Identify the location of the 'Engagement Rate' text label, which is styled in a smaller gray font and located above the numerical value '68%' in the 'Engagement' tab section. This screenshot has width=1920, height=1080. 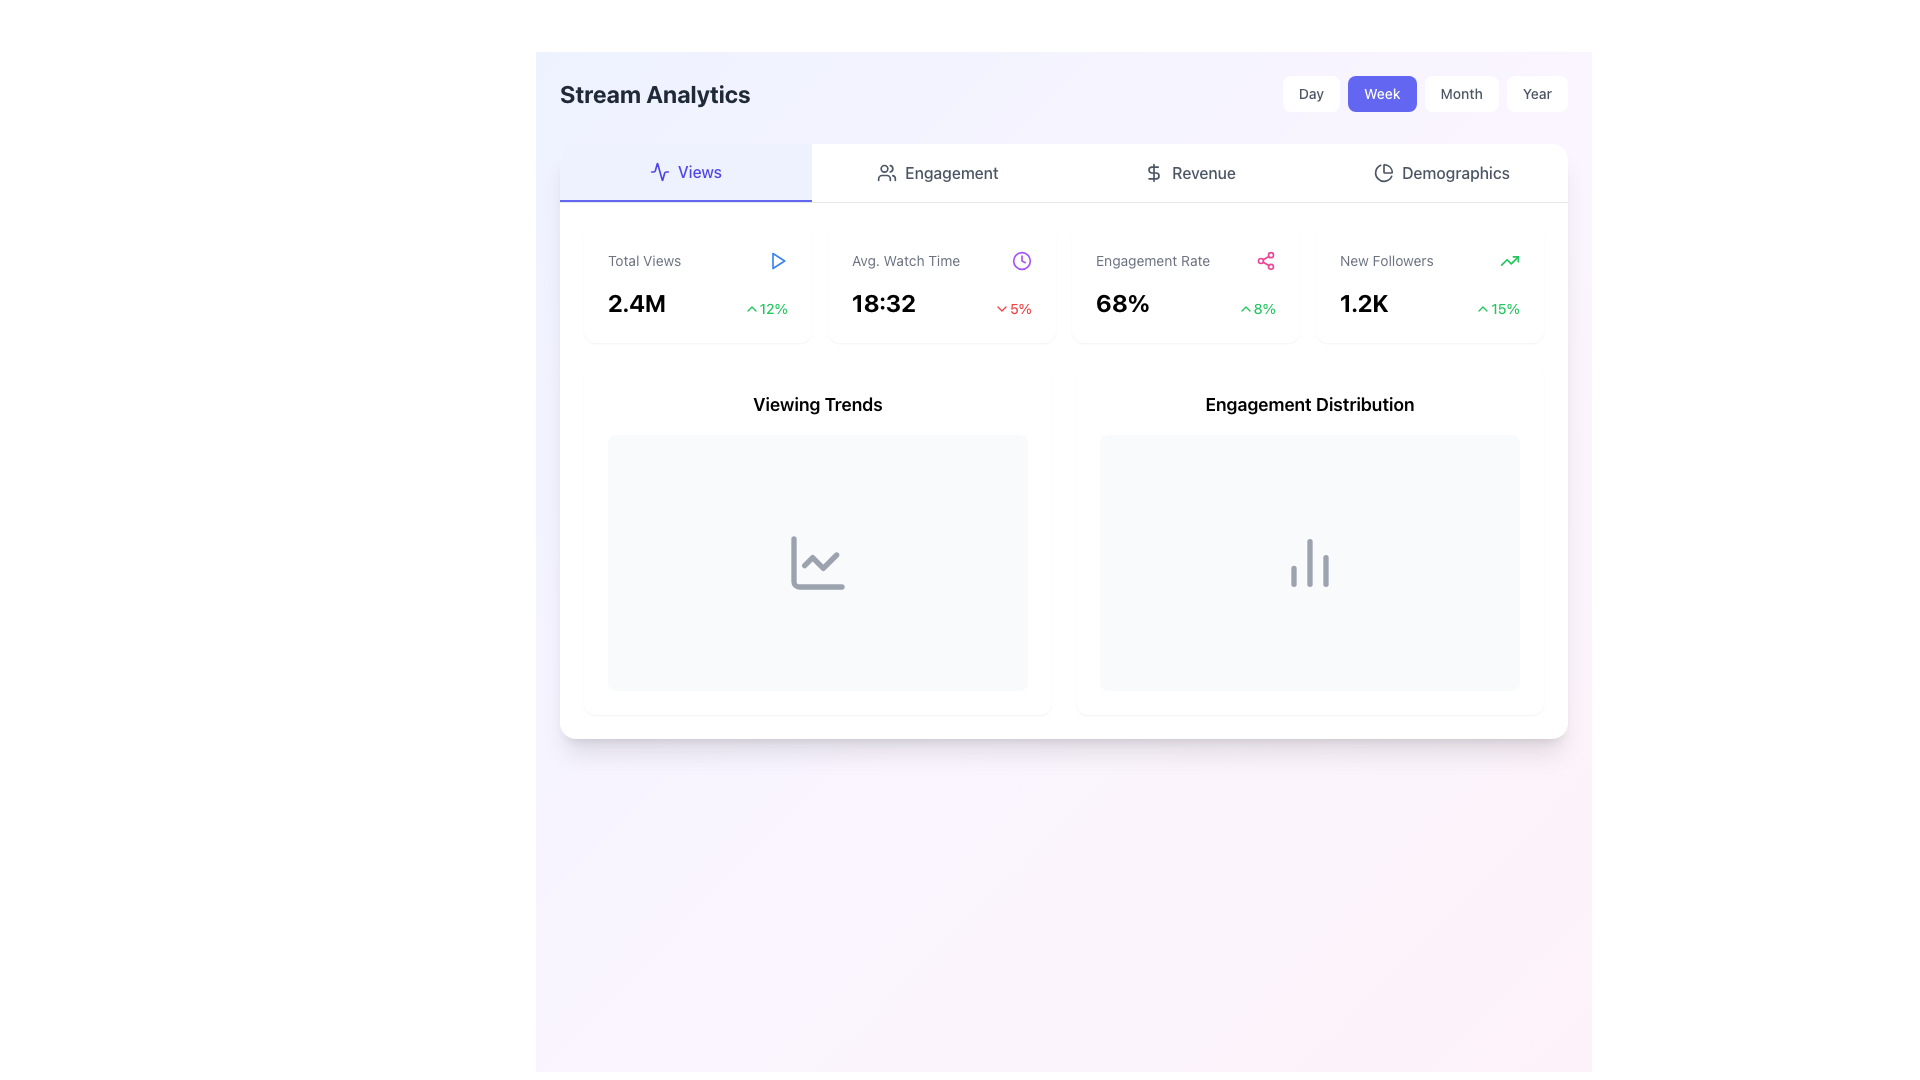
(1153, 260).